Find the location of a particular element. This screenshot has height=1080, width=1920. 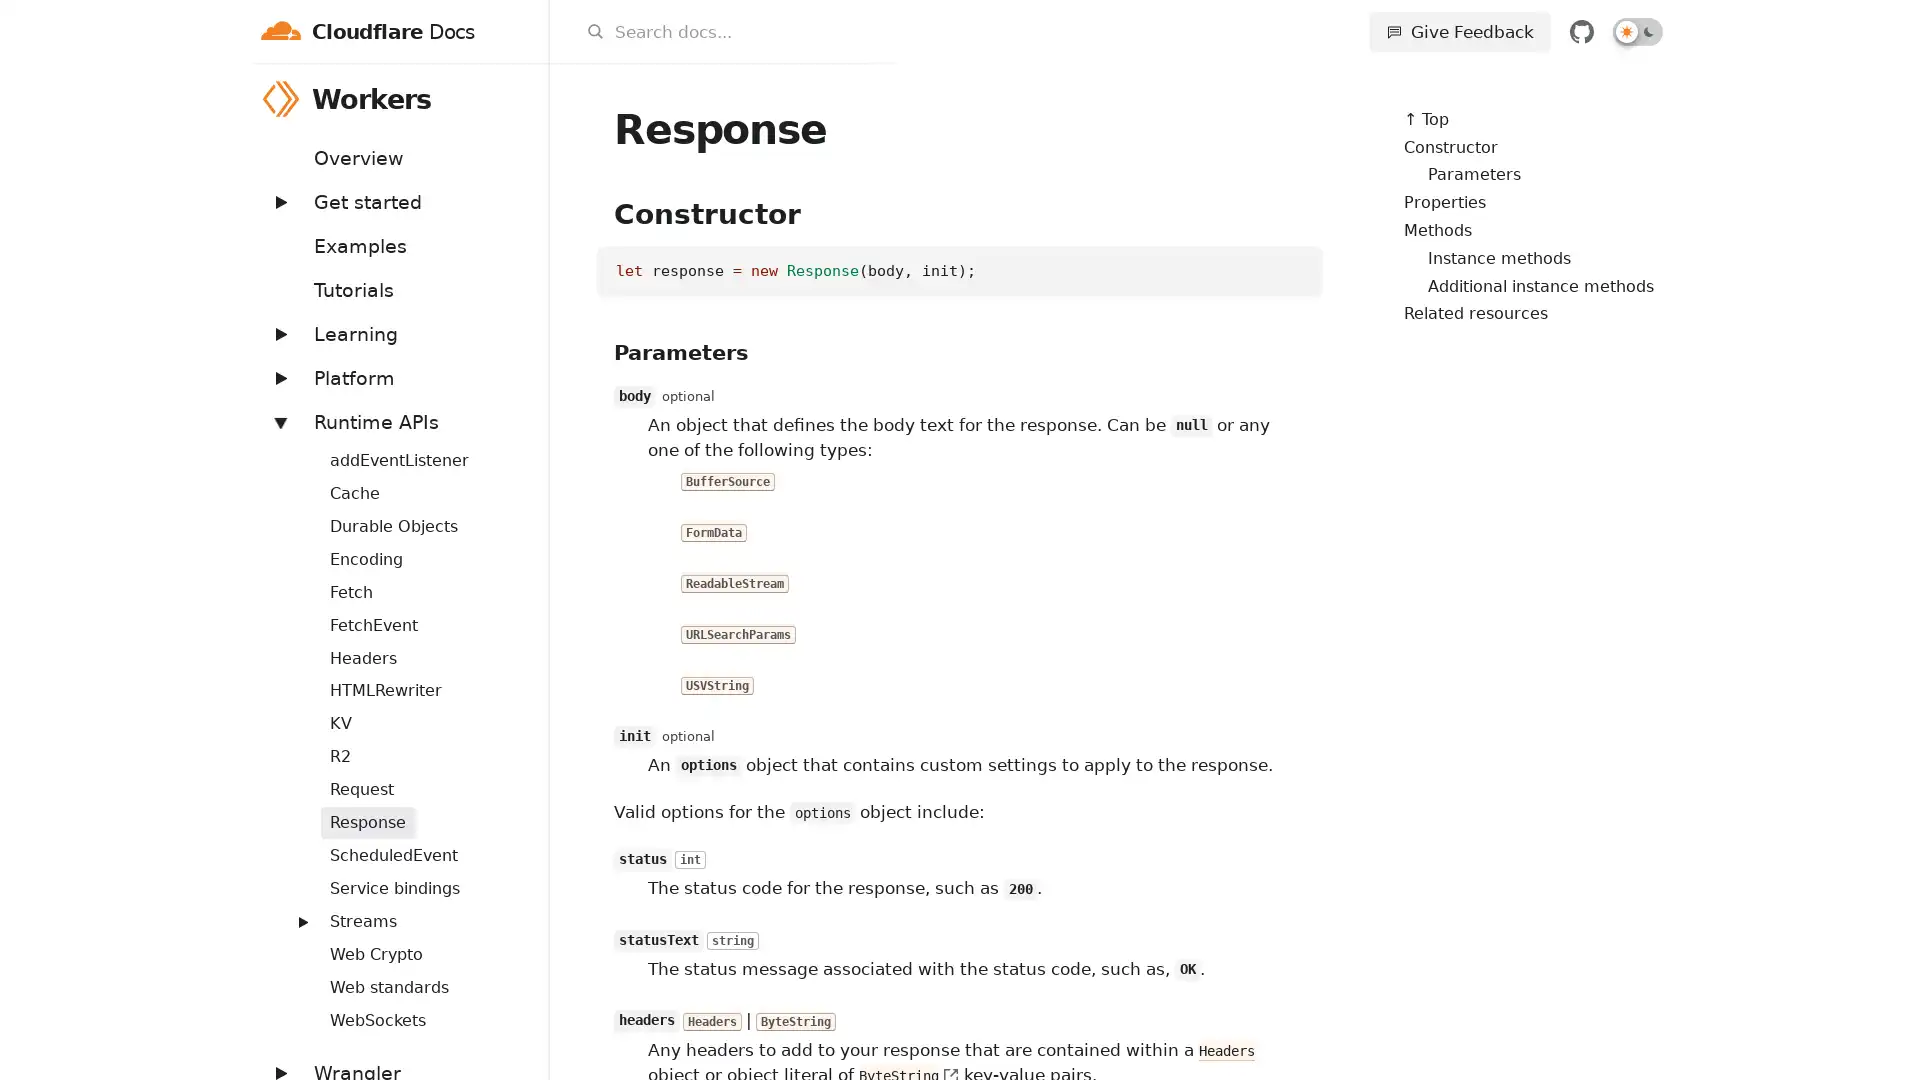

Expand: Runtime APIs is located at coordinates (278, 420).